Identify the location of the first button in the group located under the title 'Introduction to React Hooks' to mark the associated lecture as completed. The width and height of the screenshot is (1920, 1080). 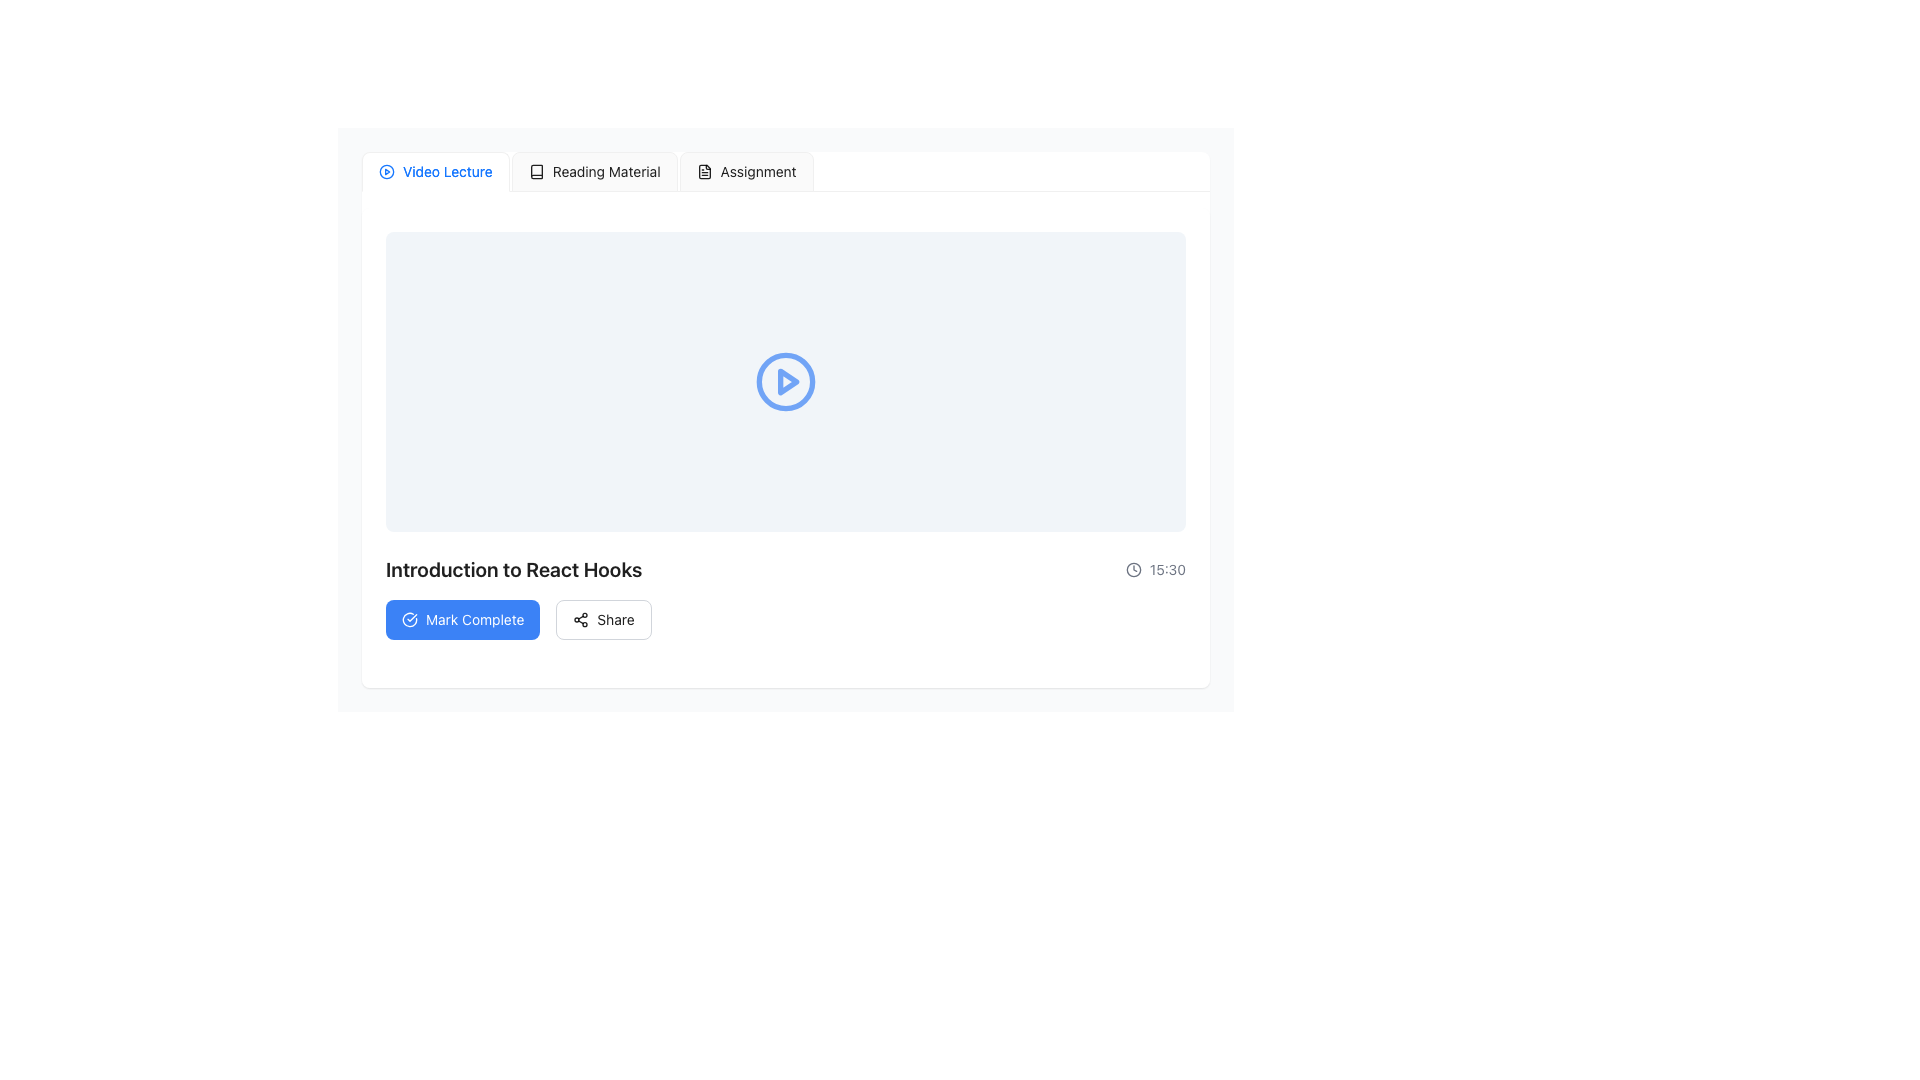
(462, 619).